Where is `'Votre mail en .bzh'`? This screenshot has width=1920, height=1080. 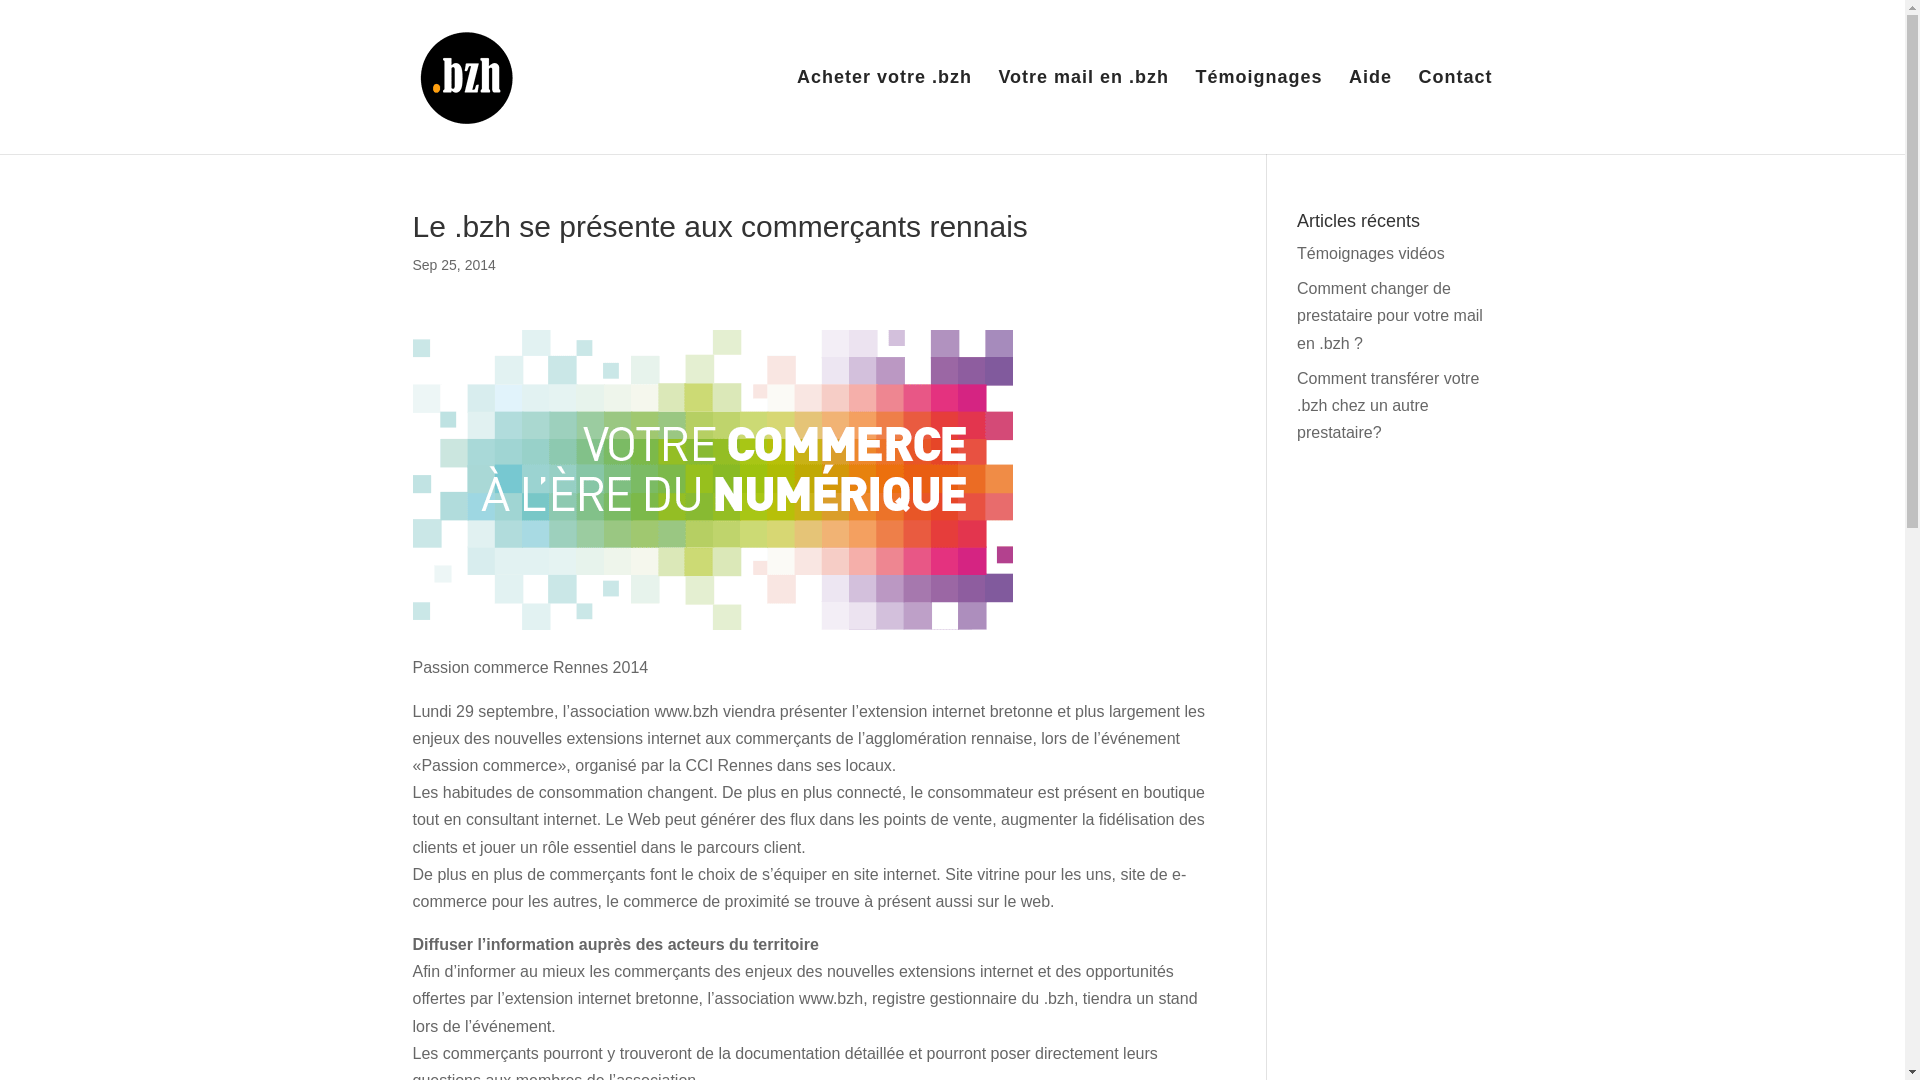 'Votre mail en .bzh' is located at coordinates (1082, 111).